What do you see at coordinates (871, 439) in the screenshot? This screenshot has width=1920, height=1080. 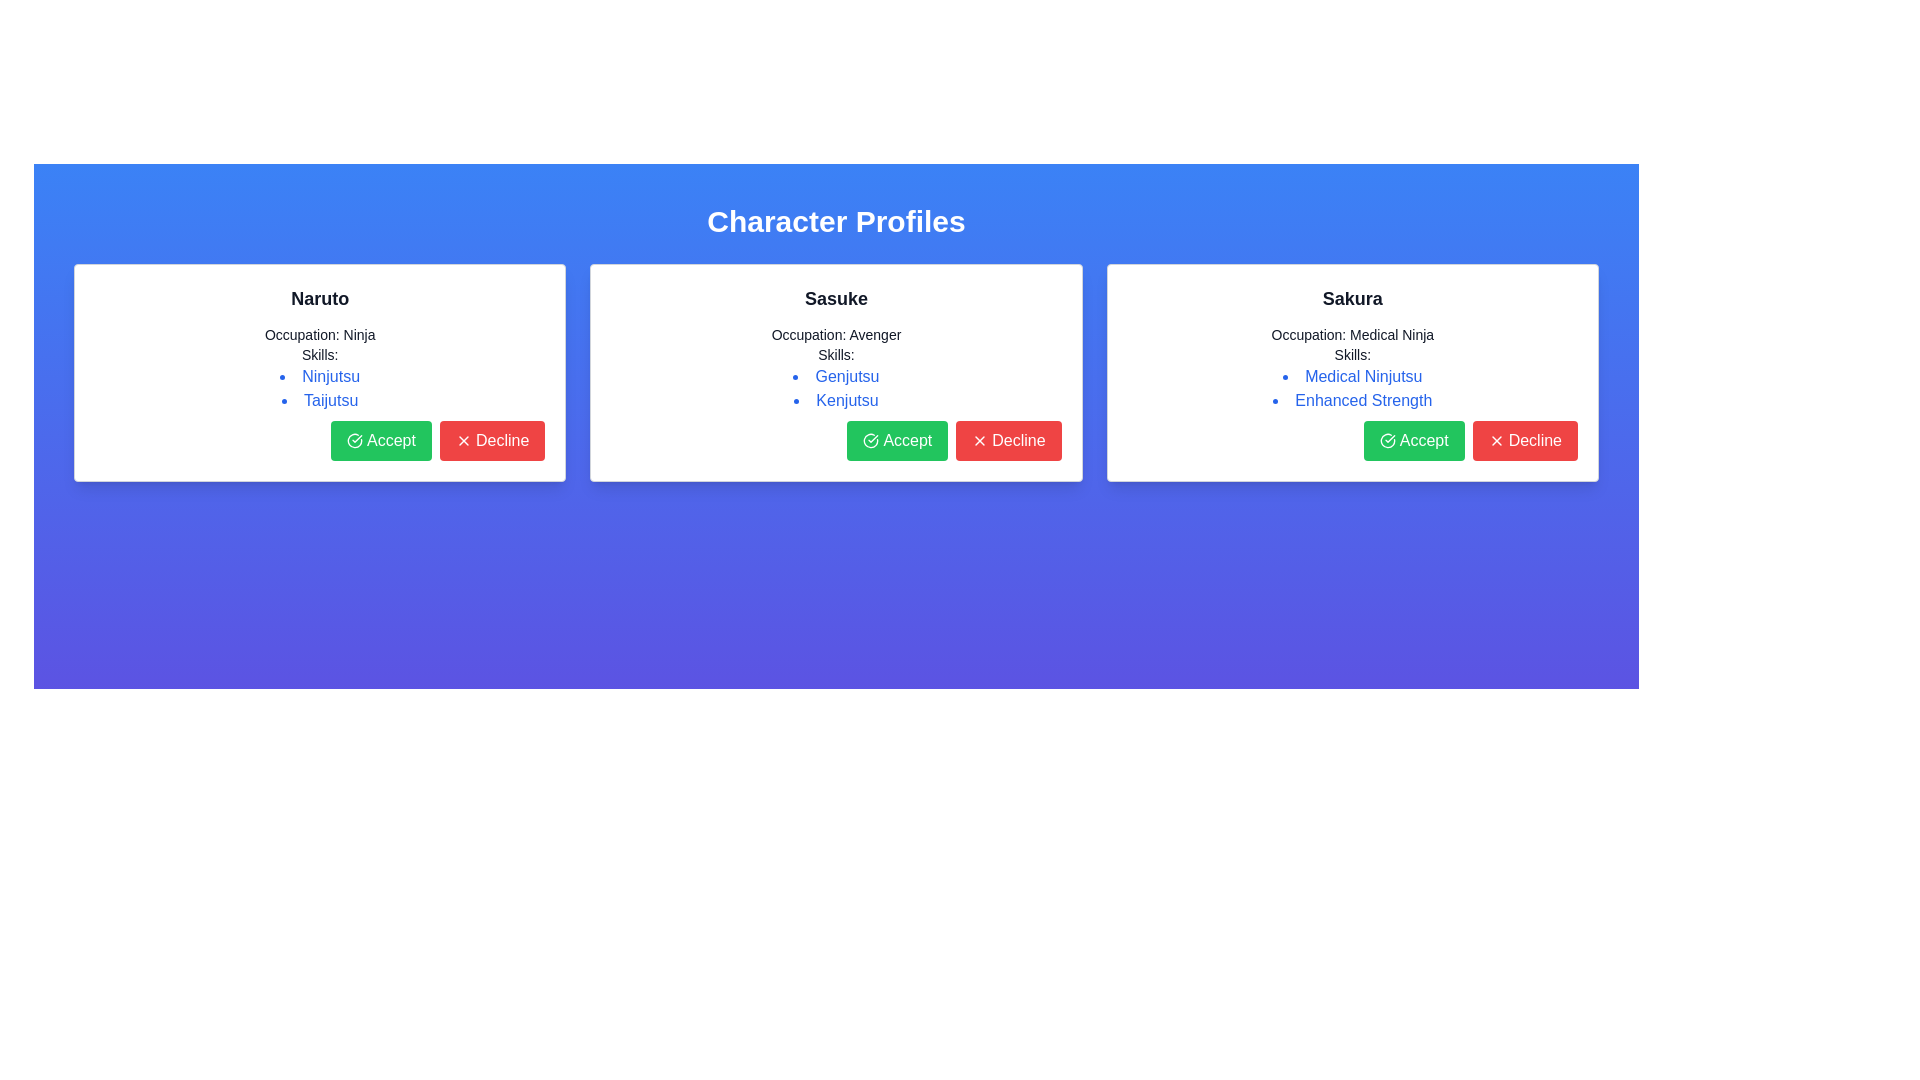 I see `the circular icon with a green checkmark located in the center of the 'Accept' button under the name 'Sasuke'` at bounding box center [871, 439].